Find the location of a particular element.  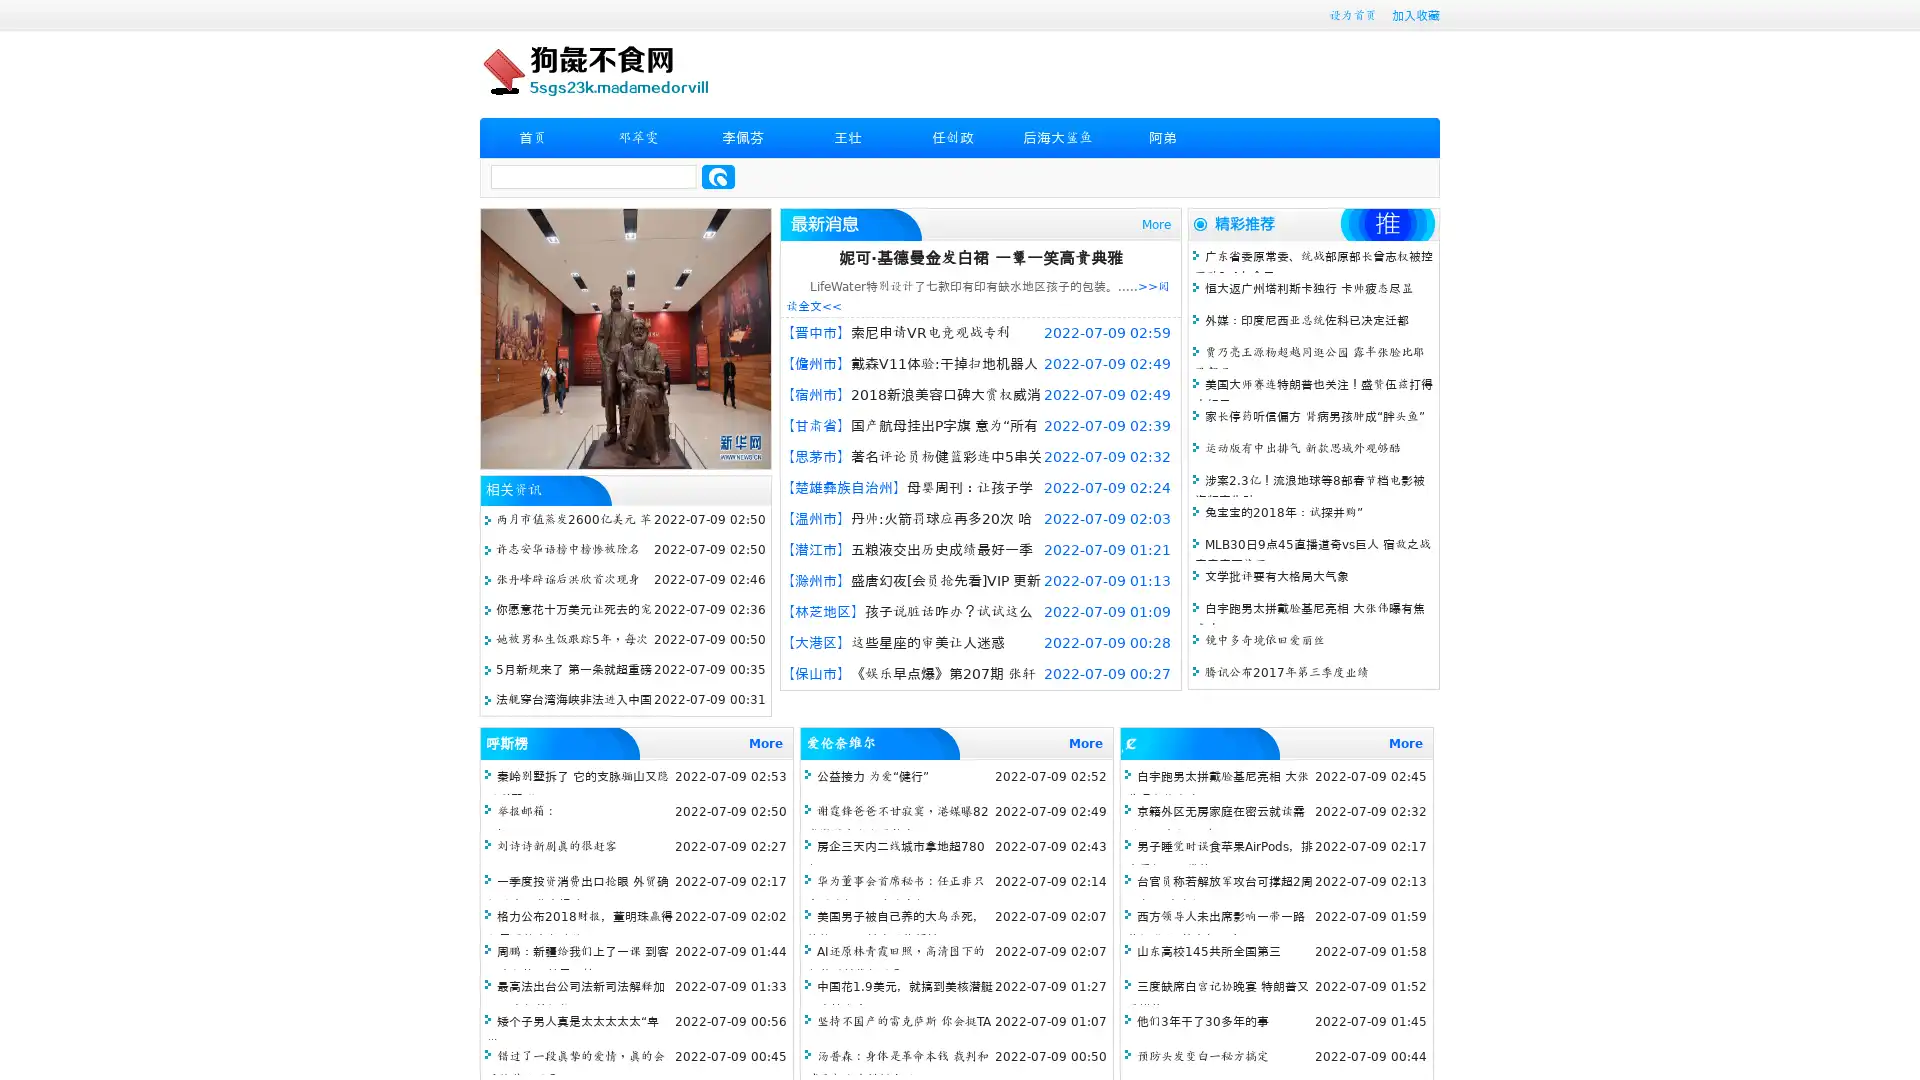

Search is located at coordinates (718, 176).